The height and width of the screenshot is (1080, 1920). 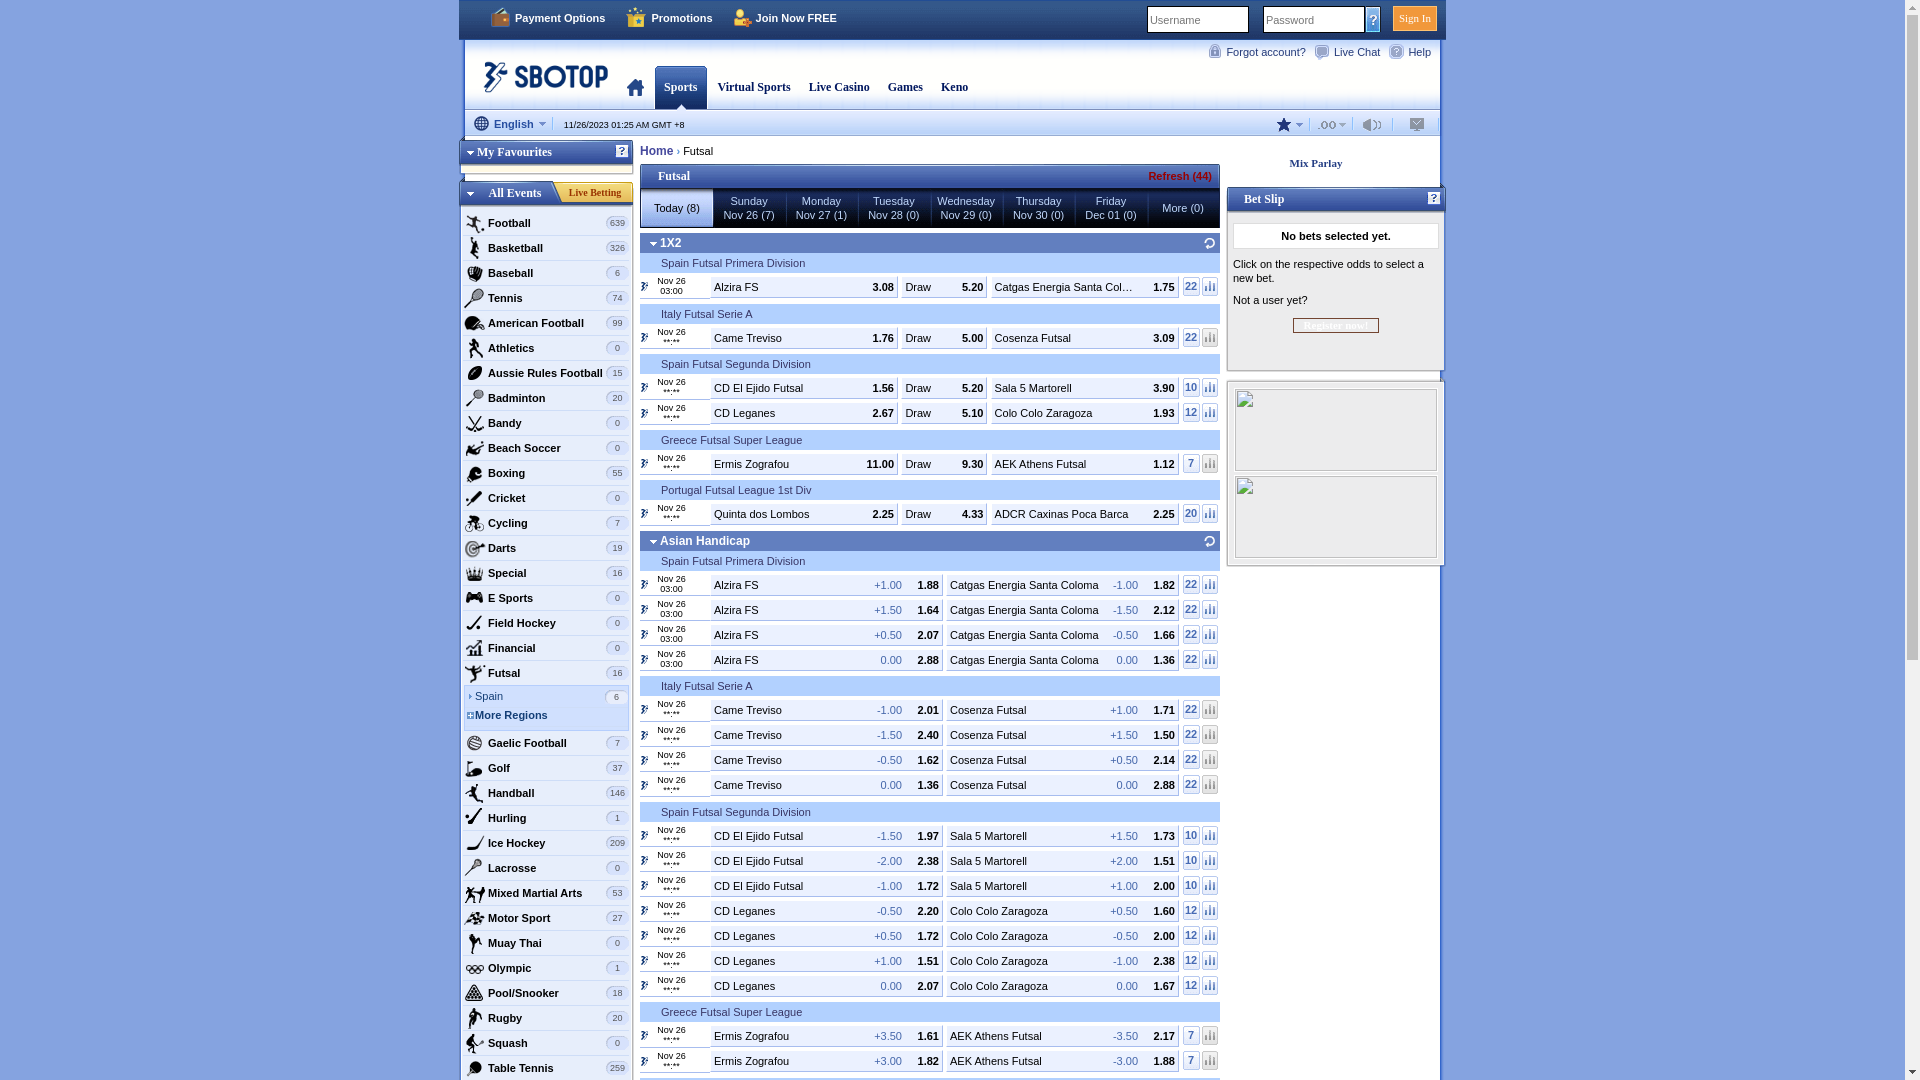 I want to click on 'Aussie Rules Football, so click(x=546, y=373).